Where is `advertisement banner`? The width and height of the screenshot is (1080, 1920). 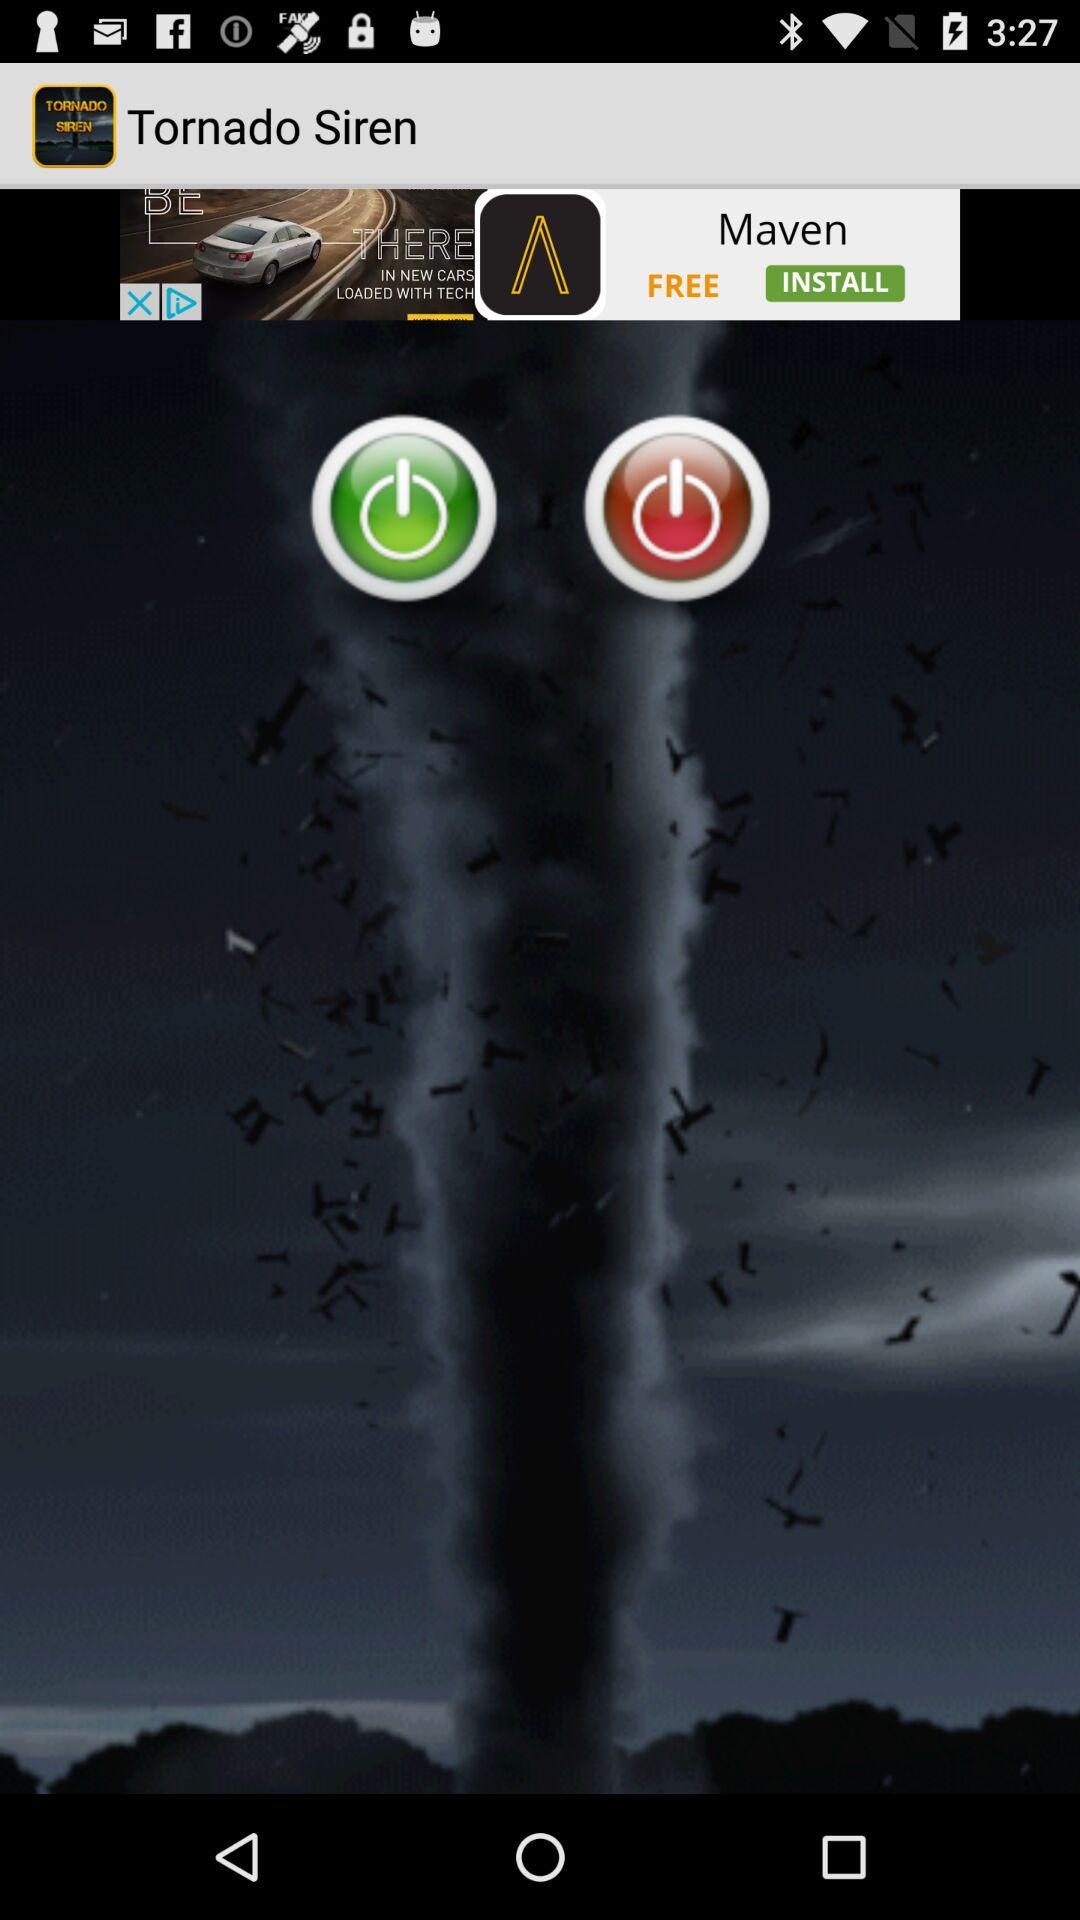 advertisement banner is located at coordinates (540, 253).